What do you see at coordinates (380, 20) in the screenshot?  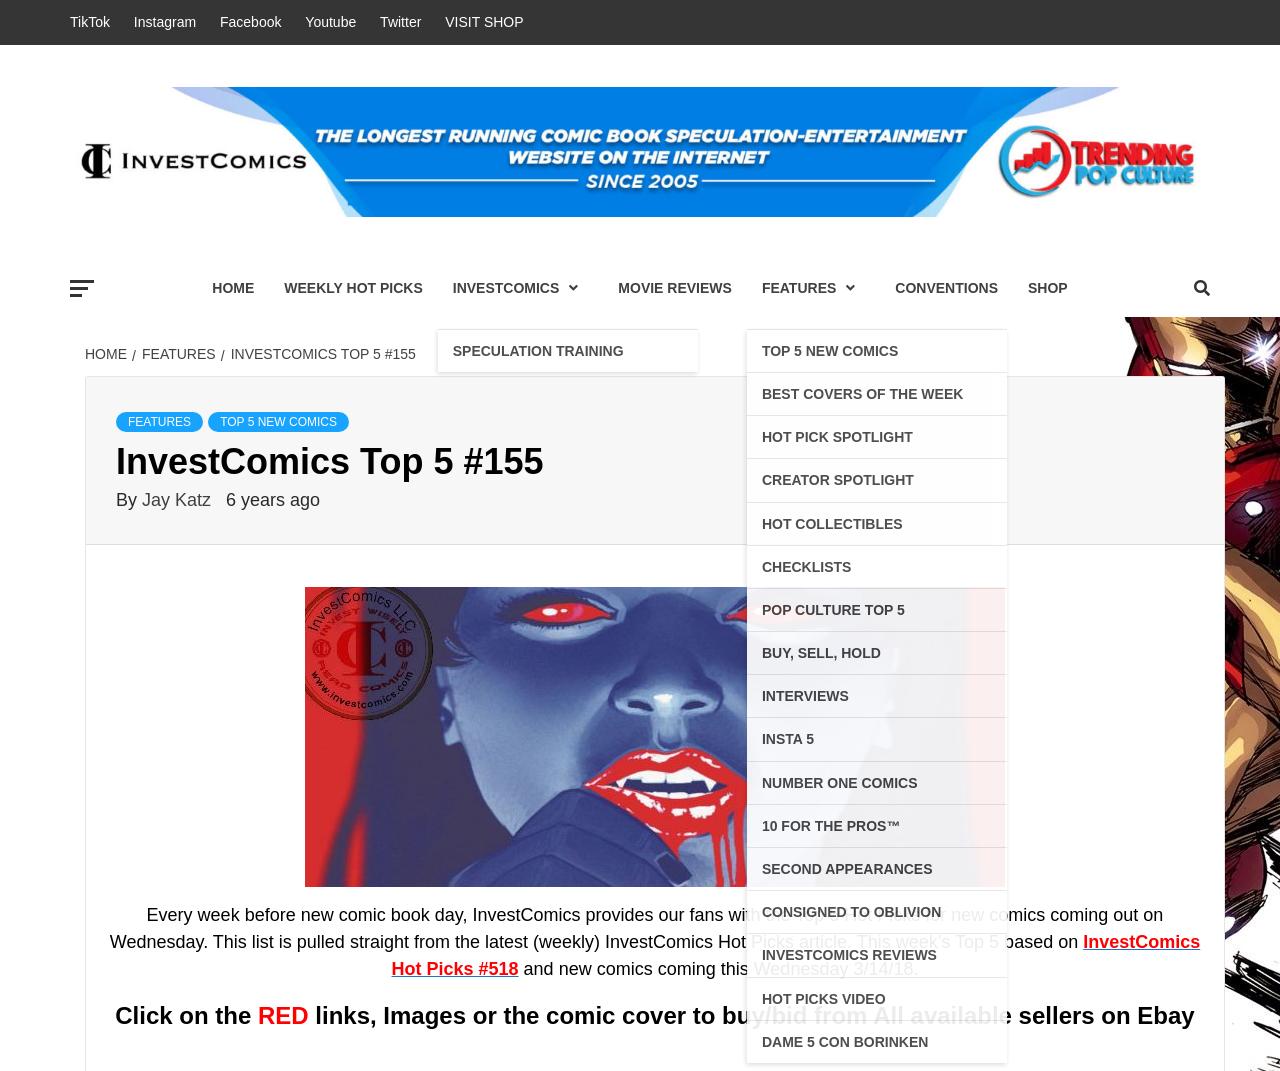 I see `'Twitter'` at bounding box center [380, 20].